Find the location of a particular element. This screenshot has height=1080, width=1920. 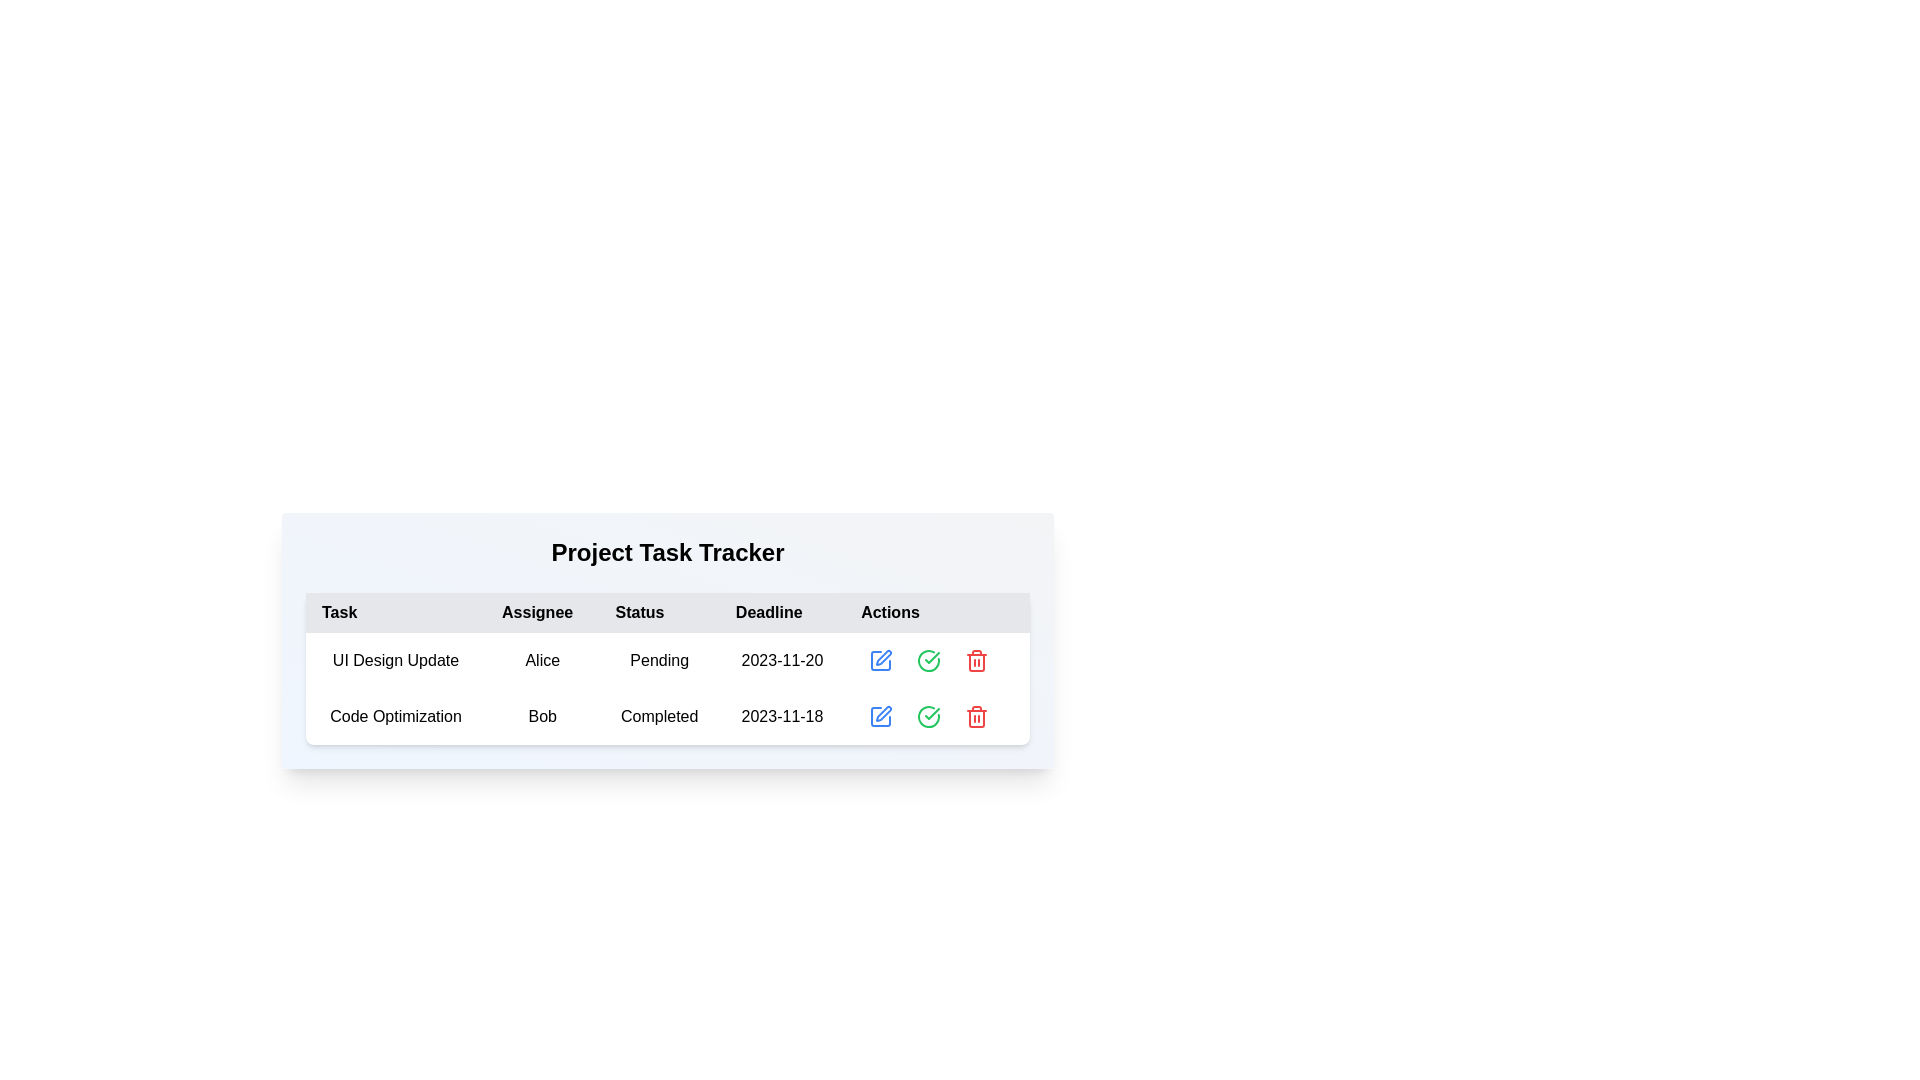

the text label displaying the deadline date for the 'Code Optimization' task, located in the second row of the table under the 'Deadline' column is located at coordinates (781, 716).